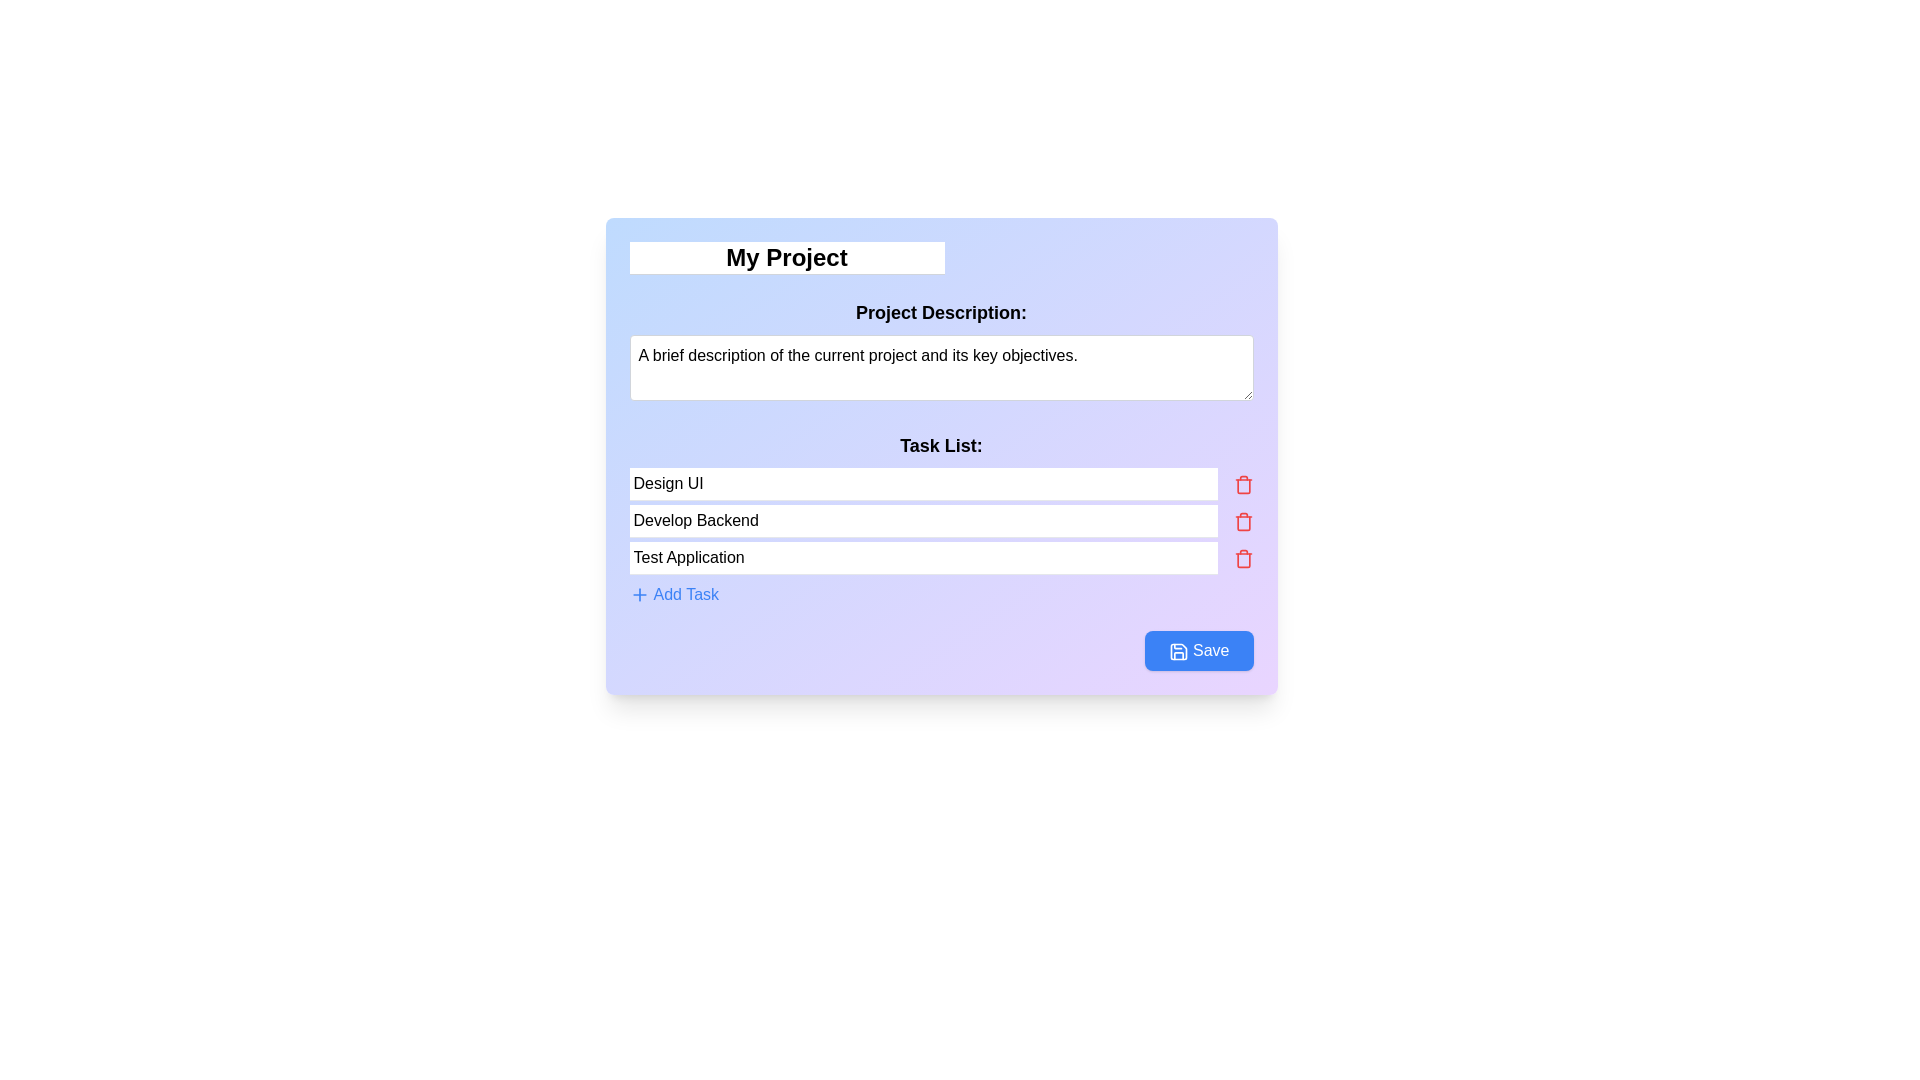  What do you see at coordinates (1179, 651) in the screenshot?
I see `the decorative icon located at the left of the 'Save' button in the bottom-right corner of the interface` at bounding box center [1179, 651].